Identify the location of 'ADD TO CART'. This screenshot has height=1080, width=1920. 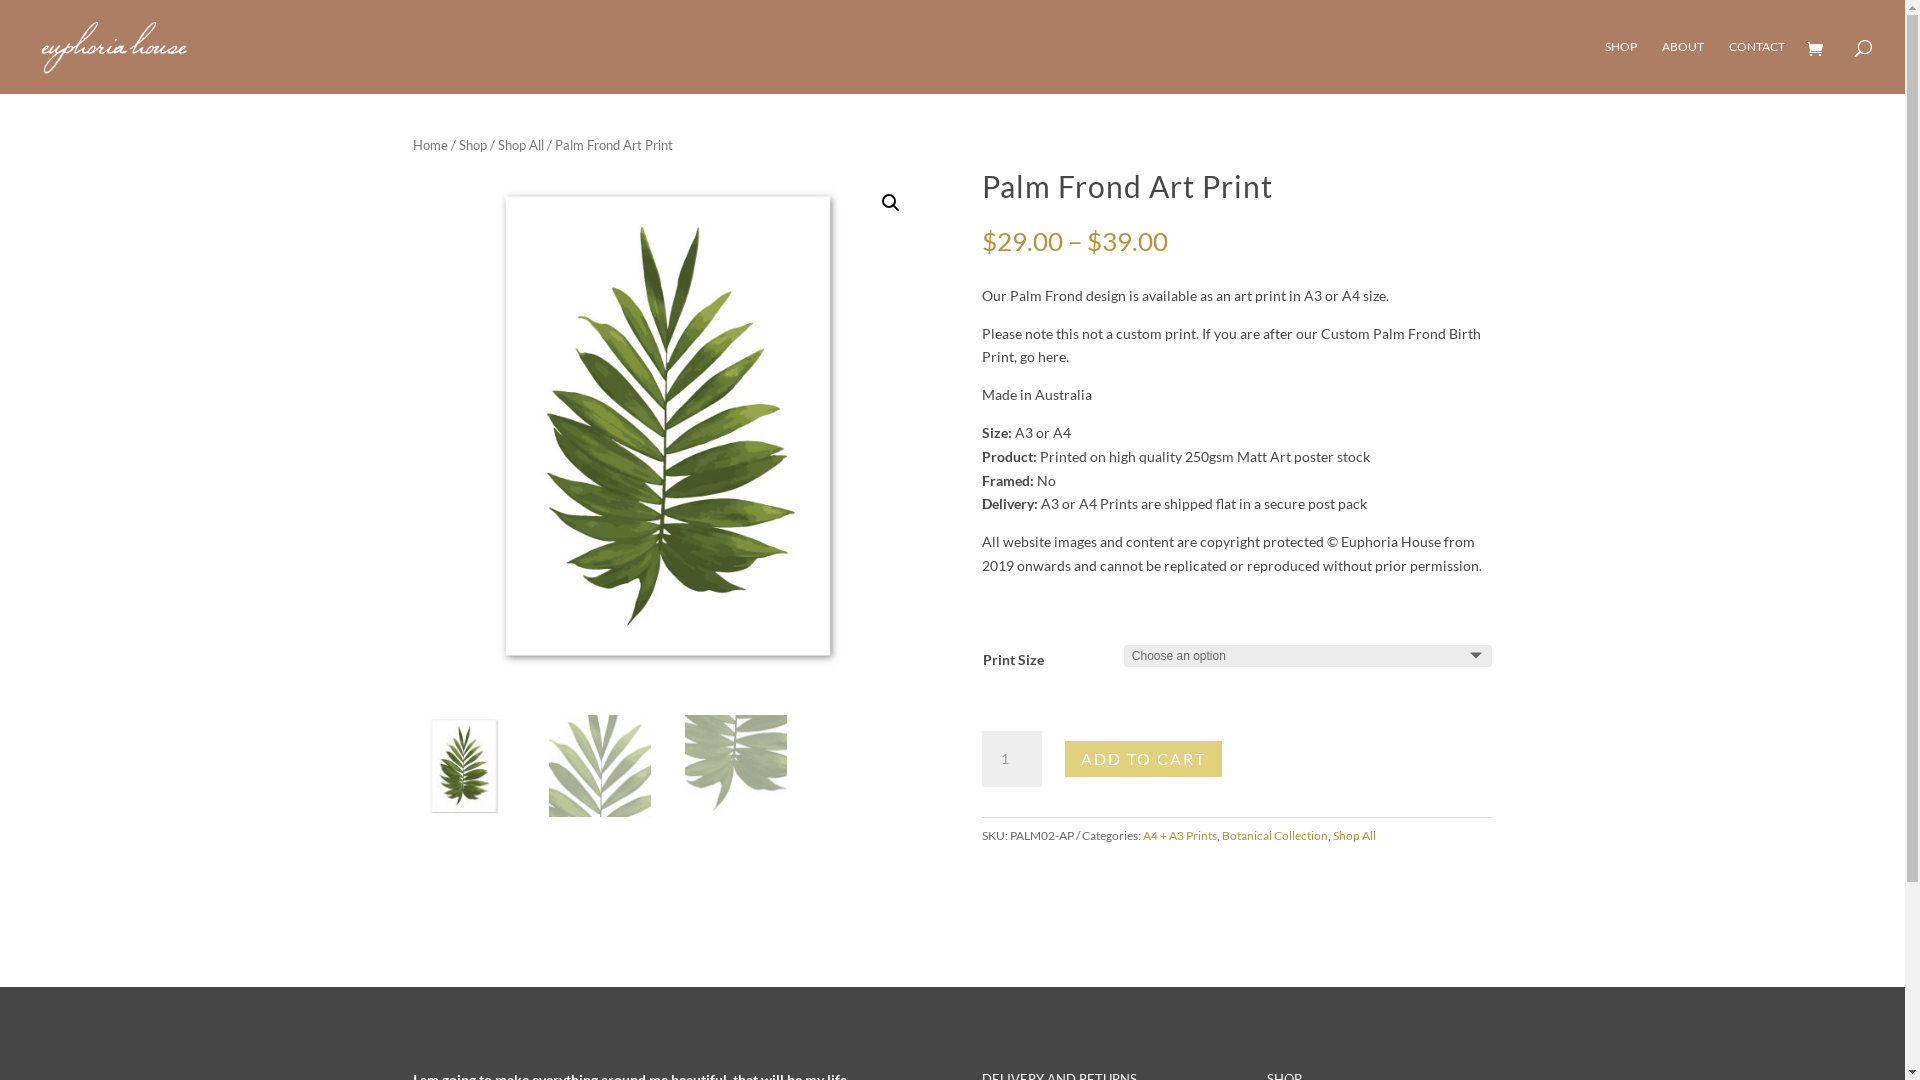
(1143, 759).